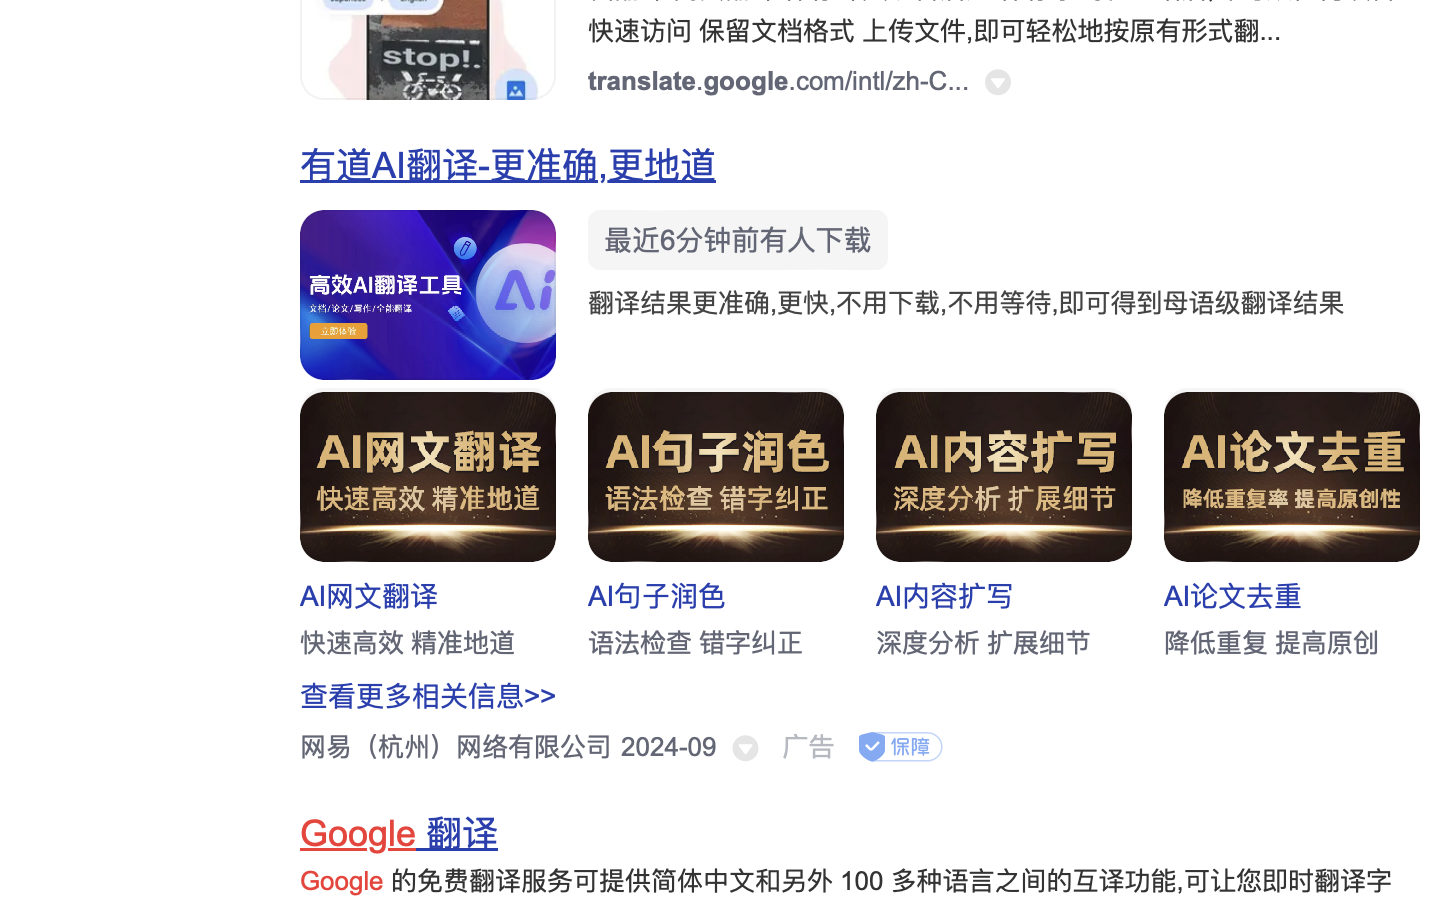 This screenshot has width=1440, height=900. Describe the element at coordinates (1271, 642) in the screenshot. I see `'降低重复 提高原创'` at that location.